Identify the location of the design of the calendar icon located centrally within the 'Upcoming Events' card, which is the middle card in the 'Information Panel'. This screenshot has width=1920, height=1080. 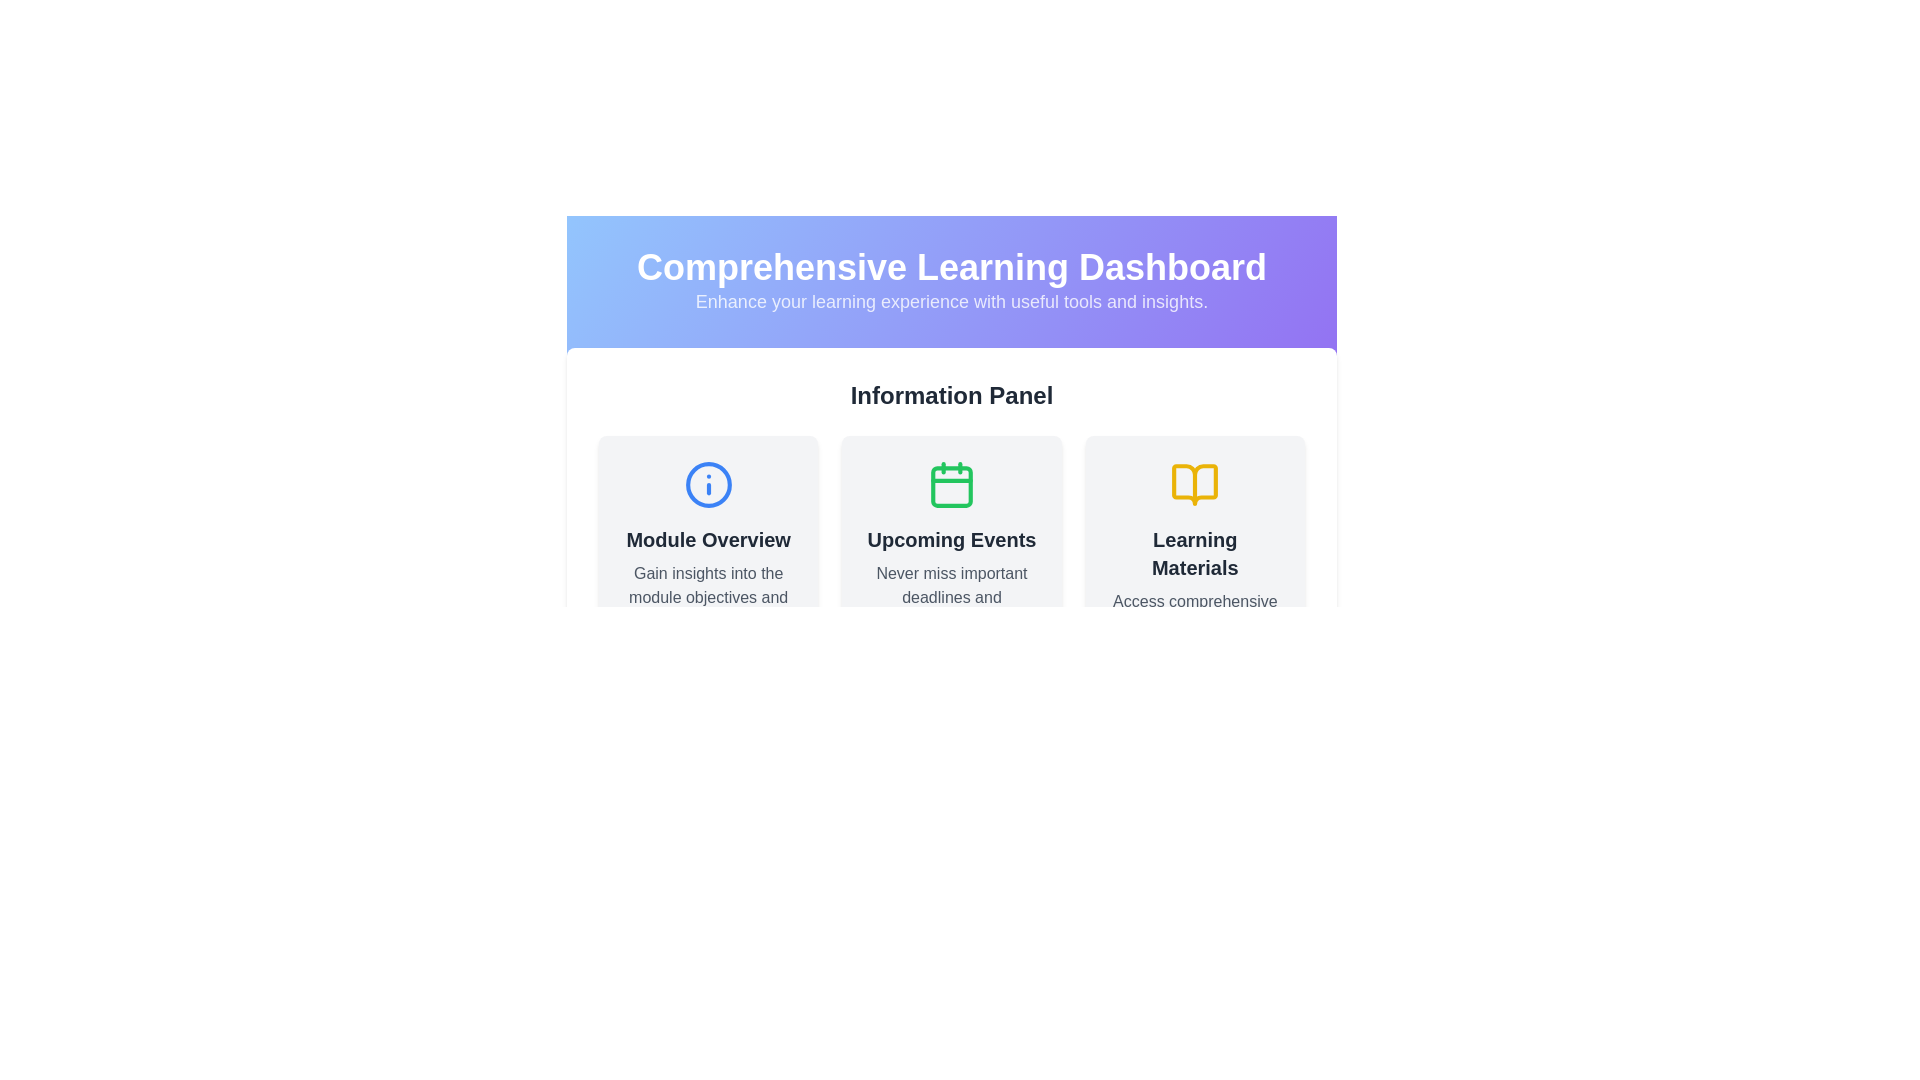
(950, 485).